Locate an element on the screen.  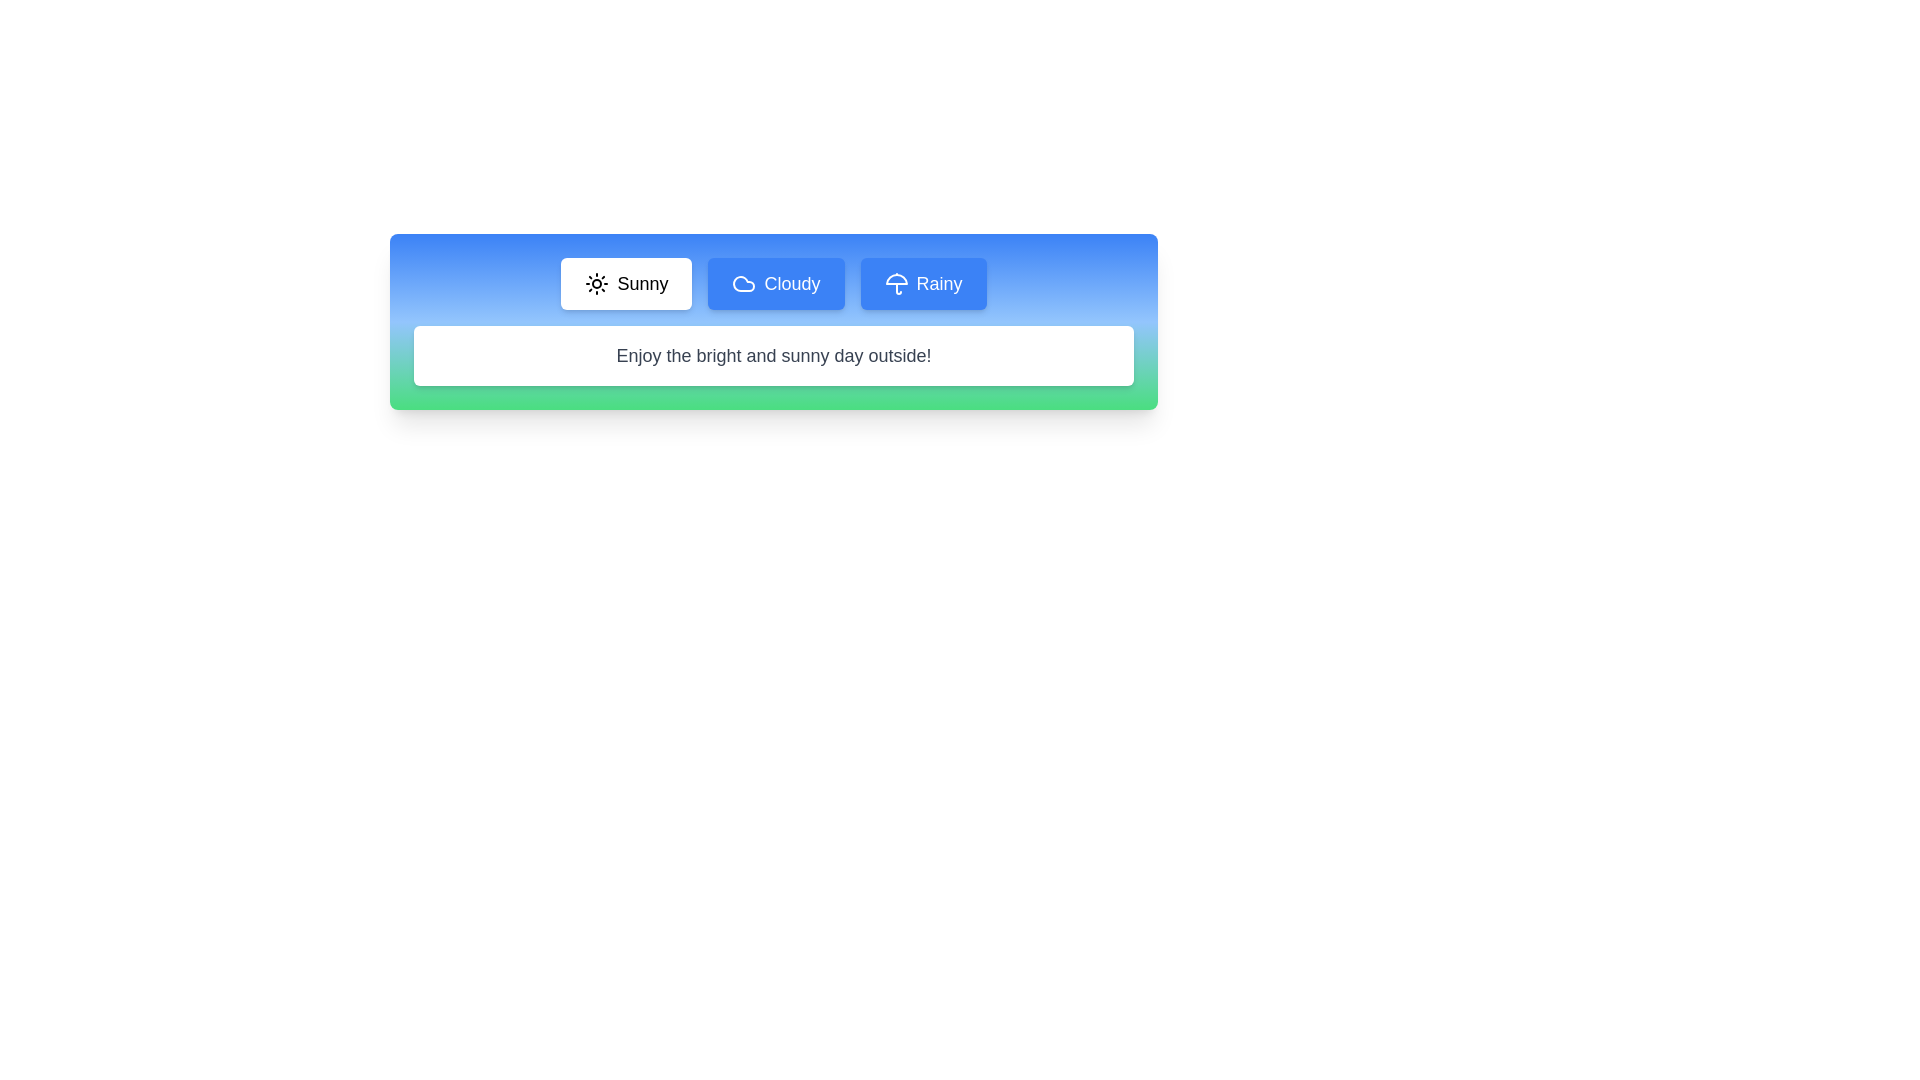
the Sunny tab to see its hover effect is located at coordinates (625, 284).